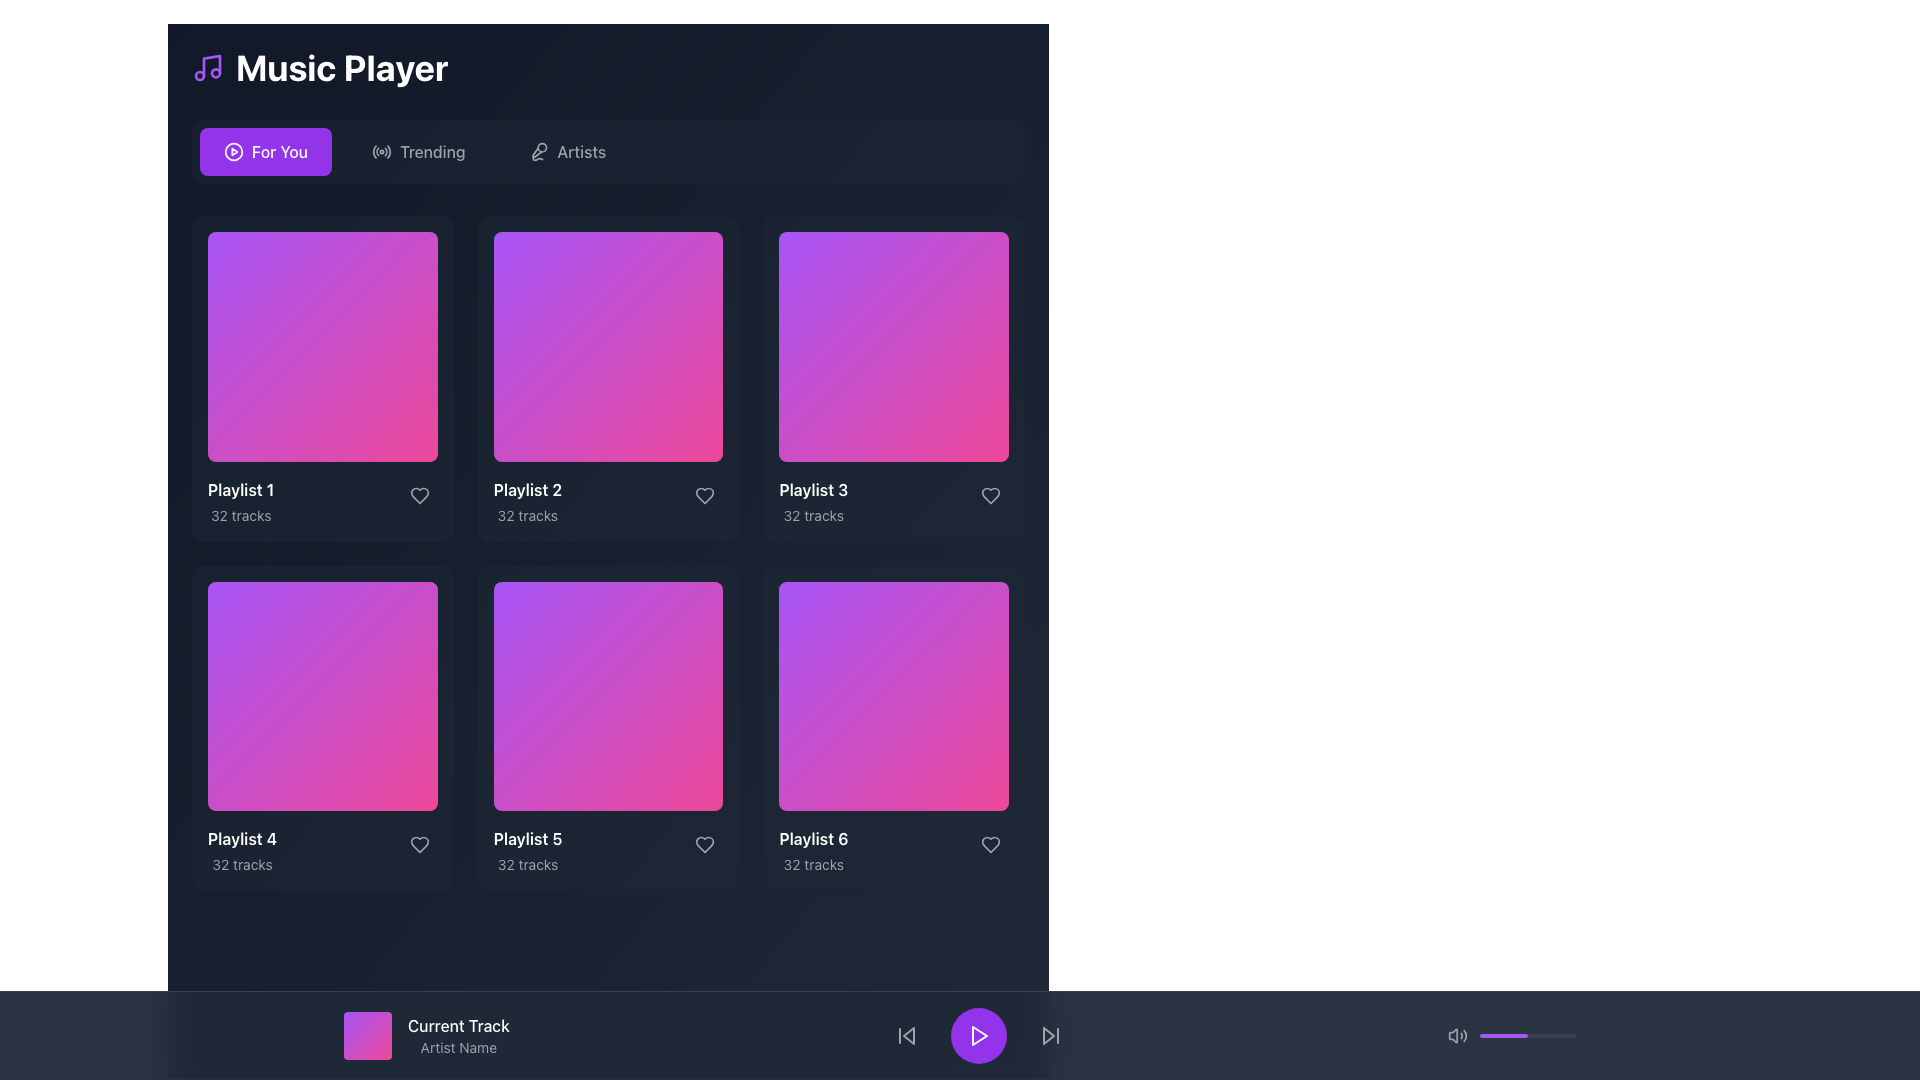 The width and height of the screenshot is (1920, 1080). I want to click on the slider value, so click(1551, 1035).